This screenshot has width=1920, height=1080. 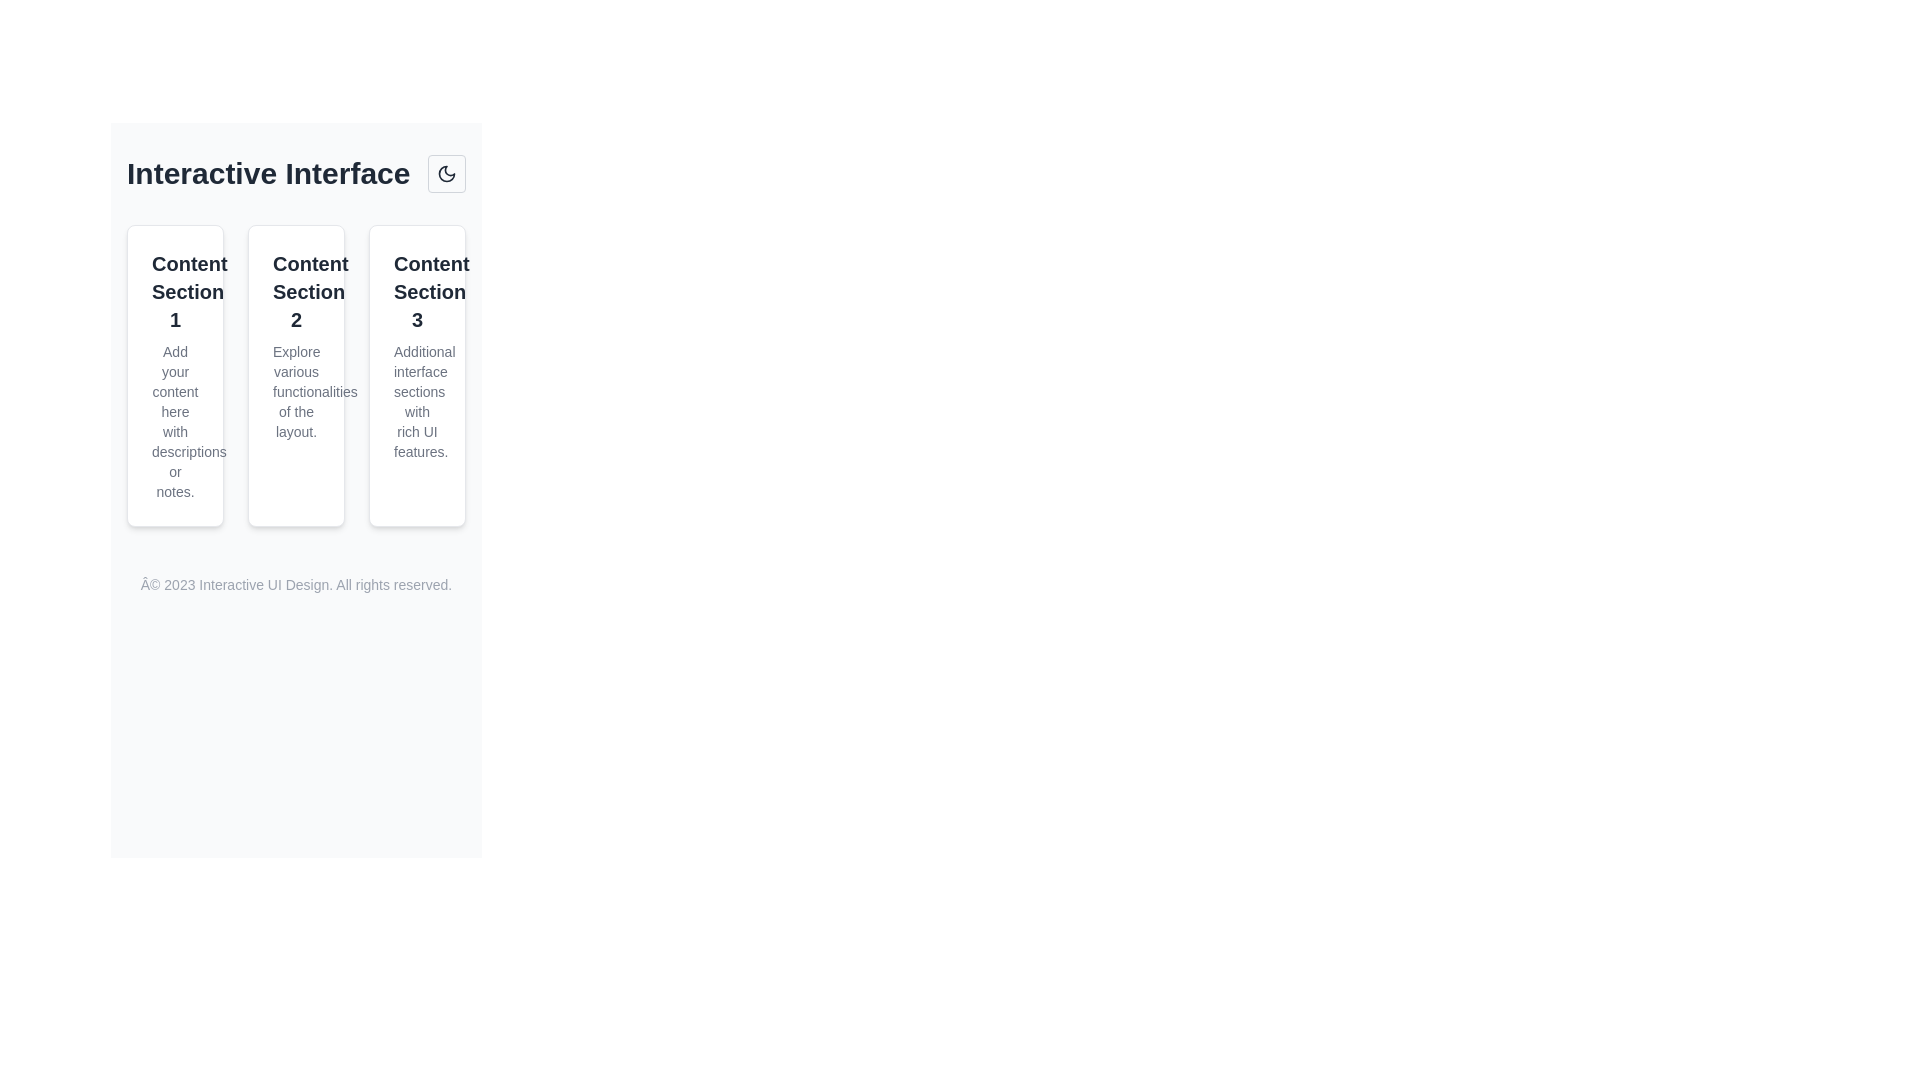 I want to click on the Text Label that serves as a header or title for the first card in a column of horizontally aligned cards, positioned near the top of the card, so click(x=175, y=292).